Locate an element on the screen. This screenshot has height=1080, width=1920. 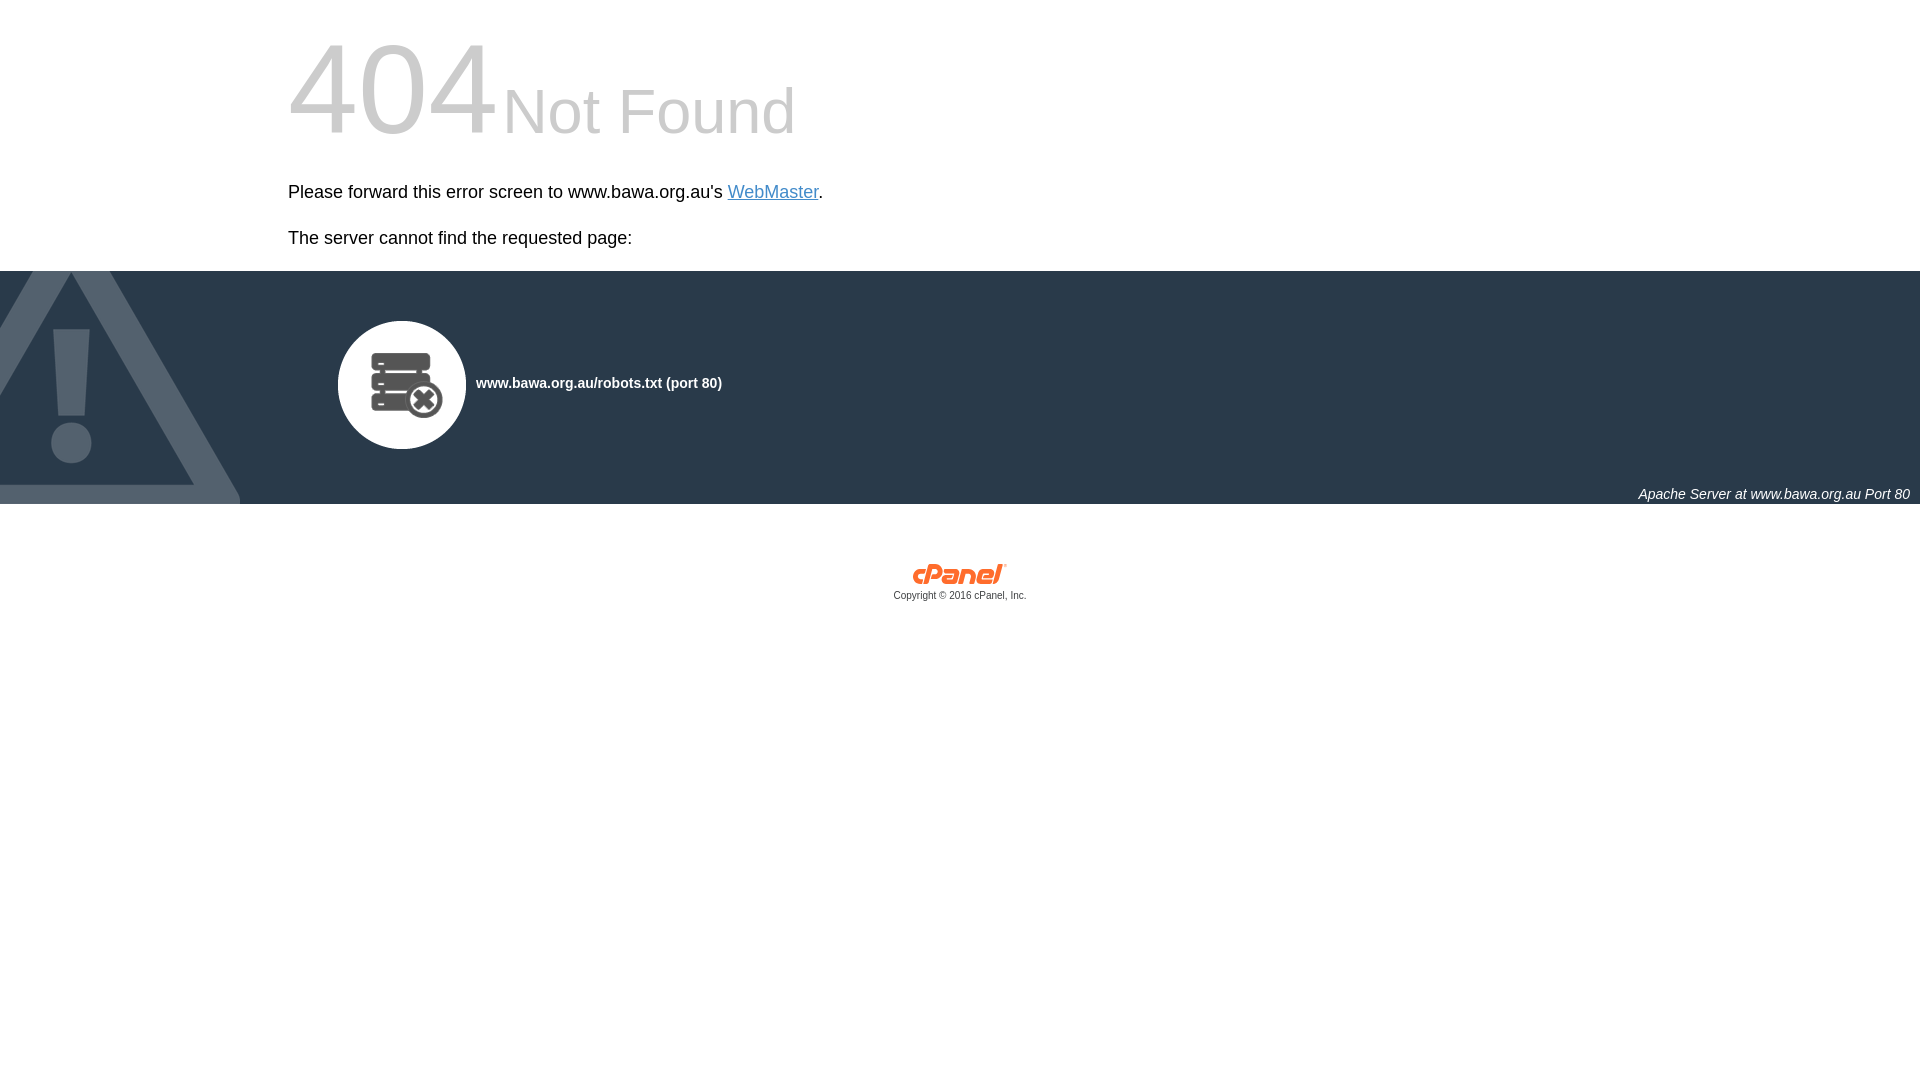
'WebMaster' is located at coordinates (772, 192).